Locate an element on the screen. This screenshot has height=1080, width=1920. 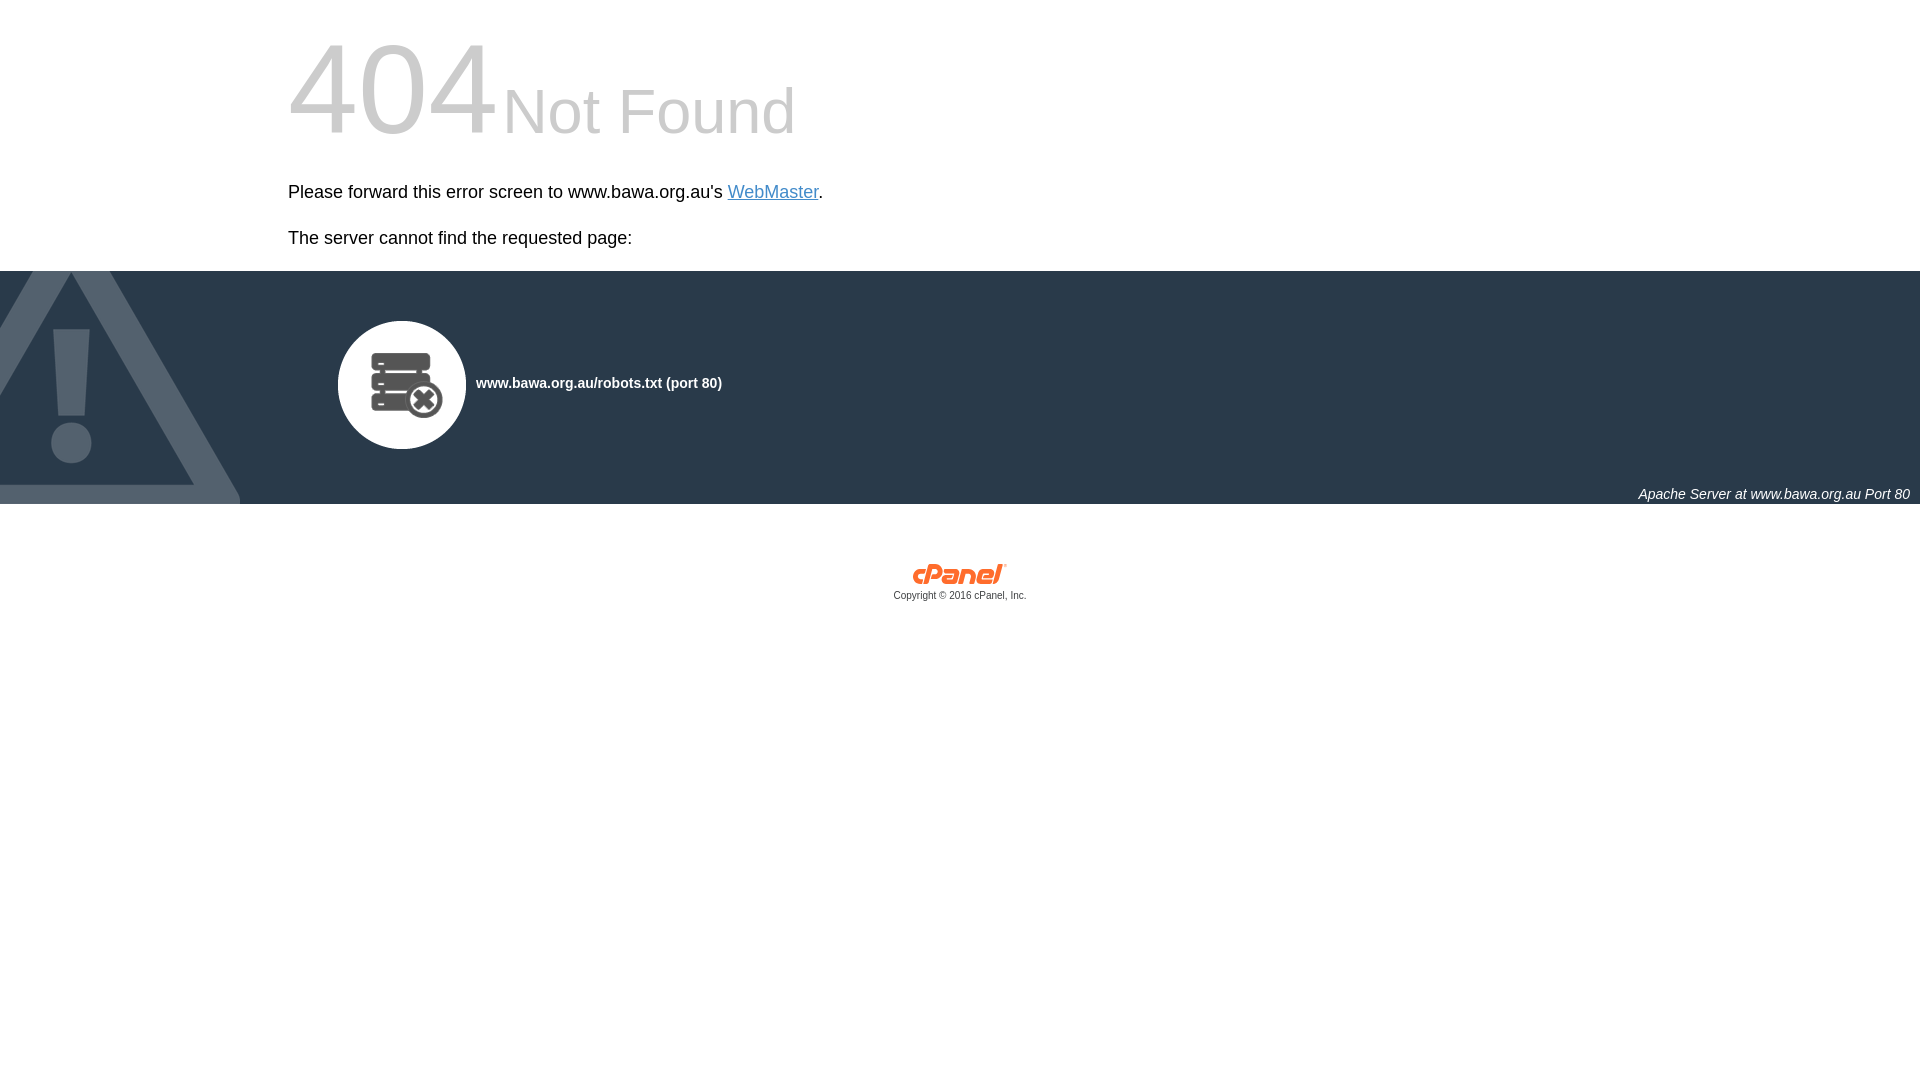
'WebMaster' is located at coordinates (772, 192).